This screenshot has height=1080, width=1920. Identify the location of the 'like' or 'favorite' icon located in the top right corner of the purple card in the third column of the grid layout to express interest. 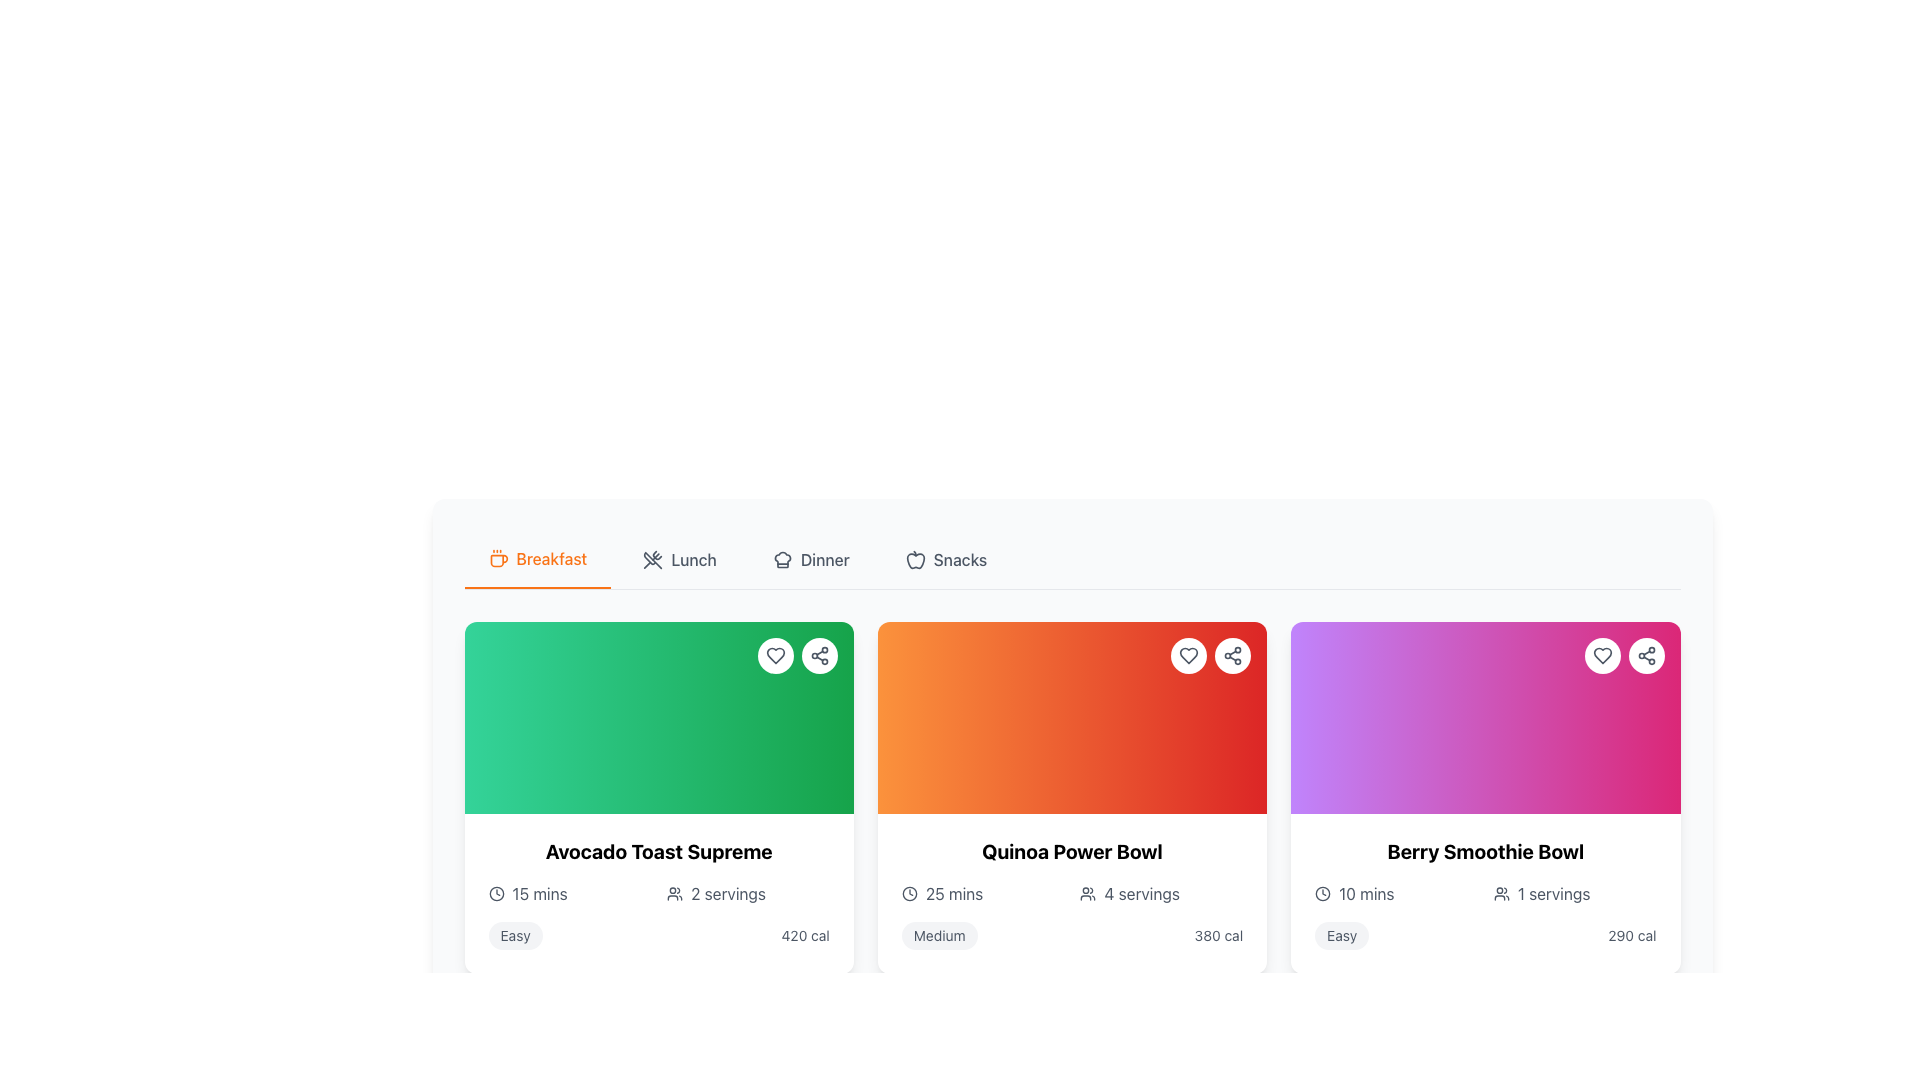
(1602, 655).